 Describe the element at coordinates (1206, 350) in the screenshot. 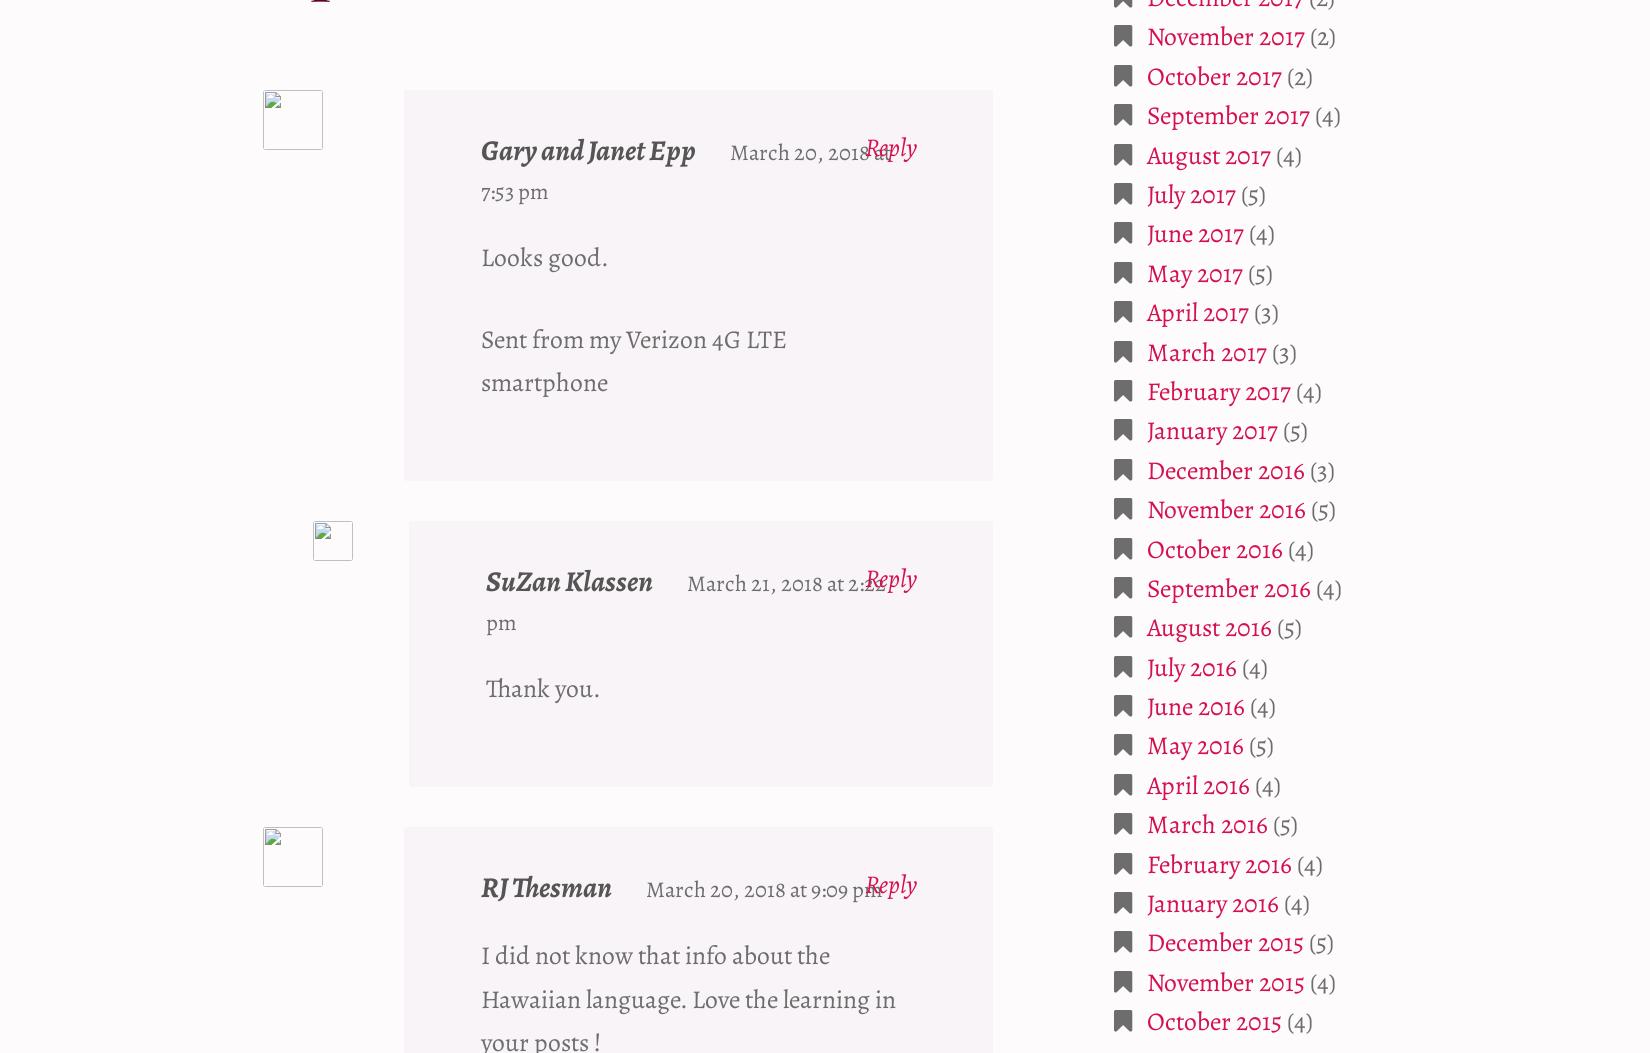

I see `'March 2017'` at that location.